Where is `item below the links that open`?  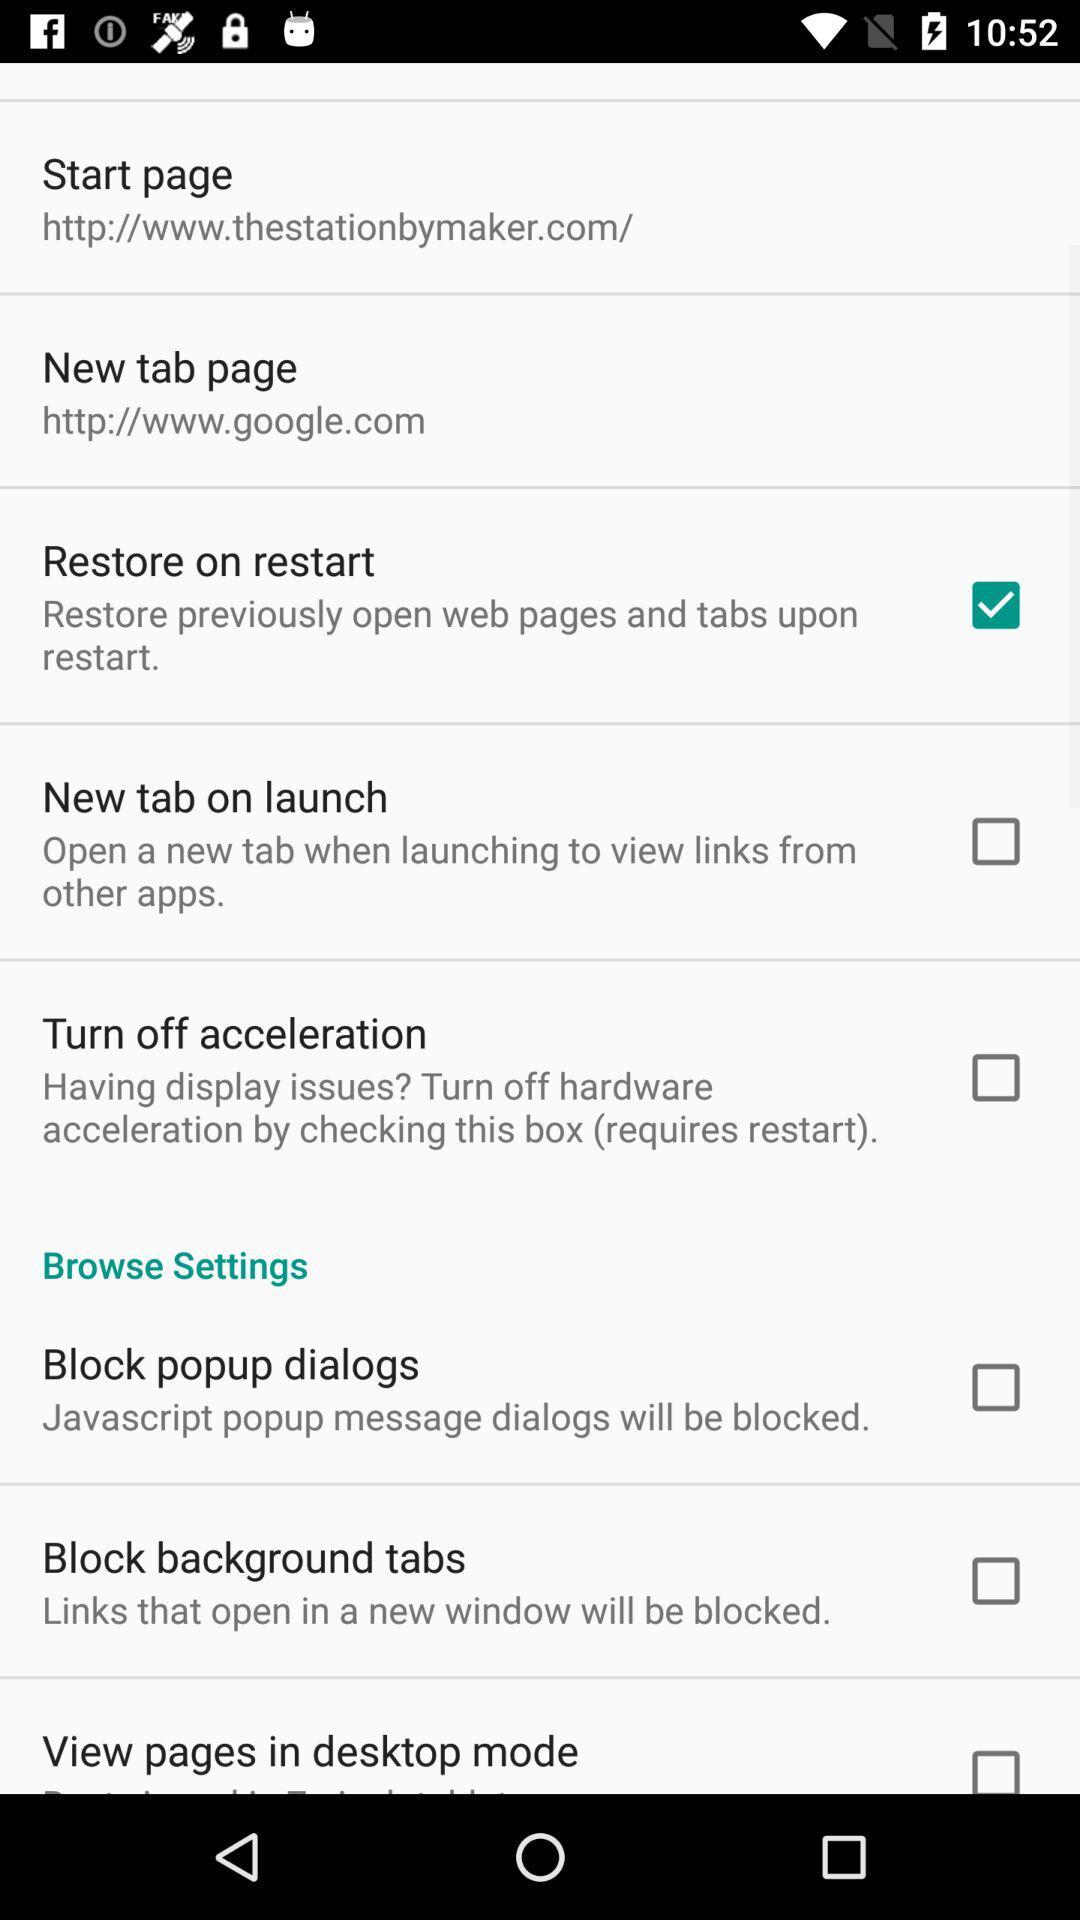
item below the links that open is located at coordinates (310, 1748).